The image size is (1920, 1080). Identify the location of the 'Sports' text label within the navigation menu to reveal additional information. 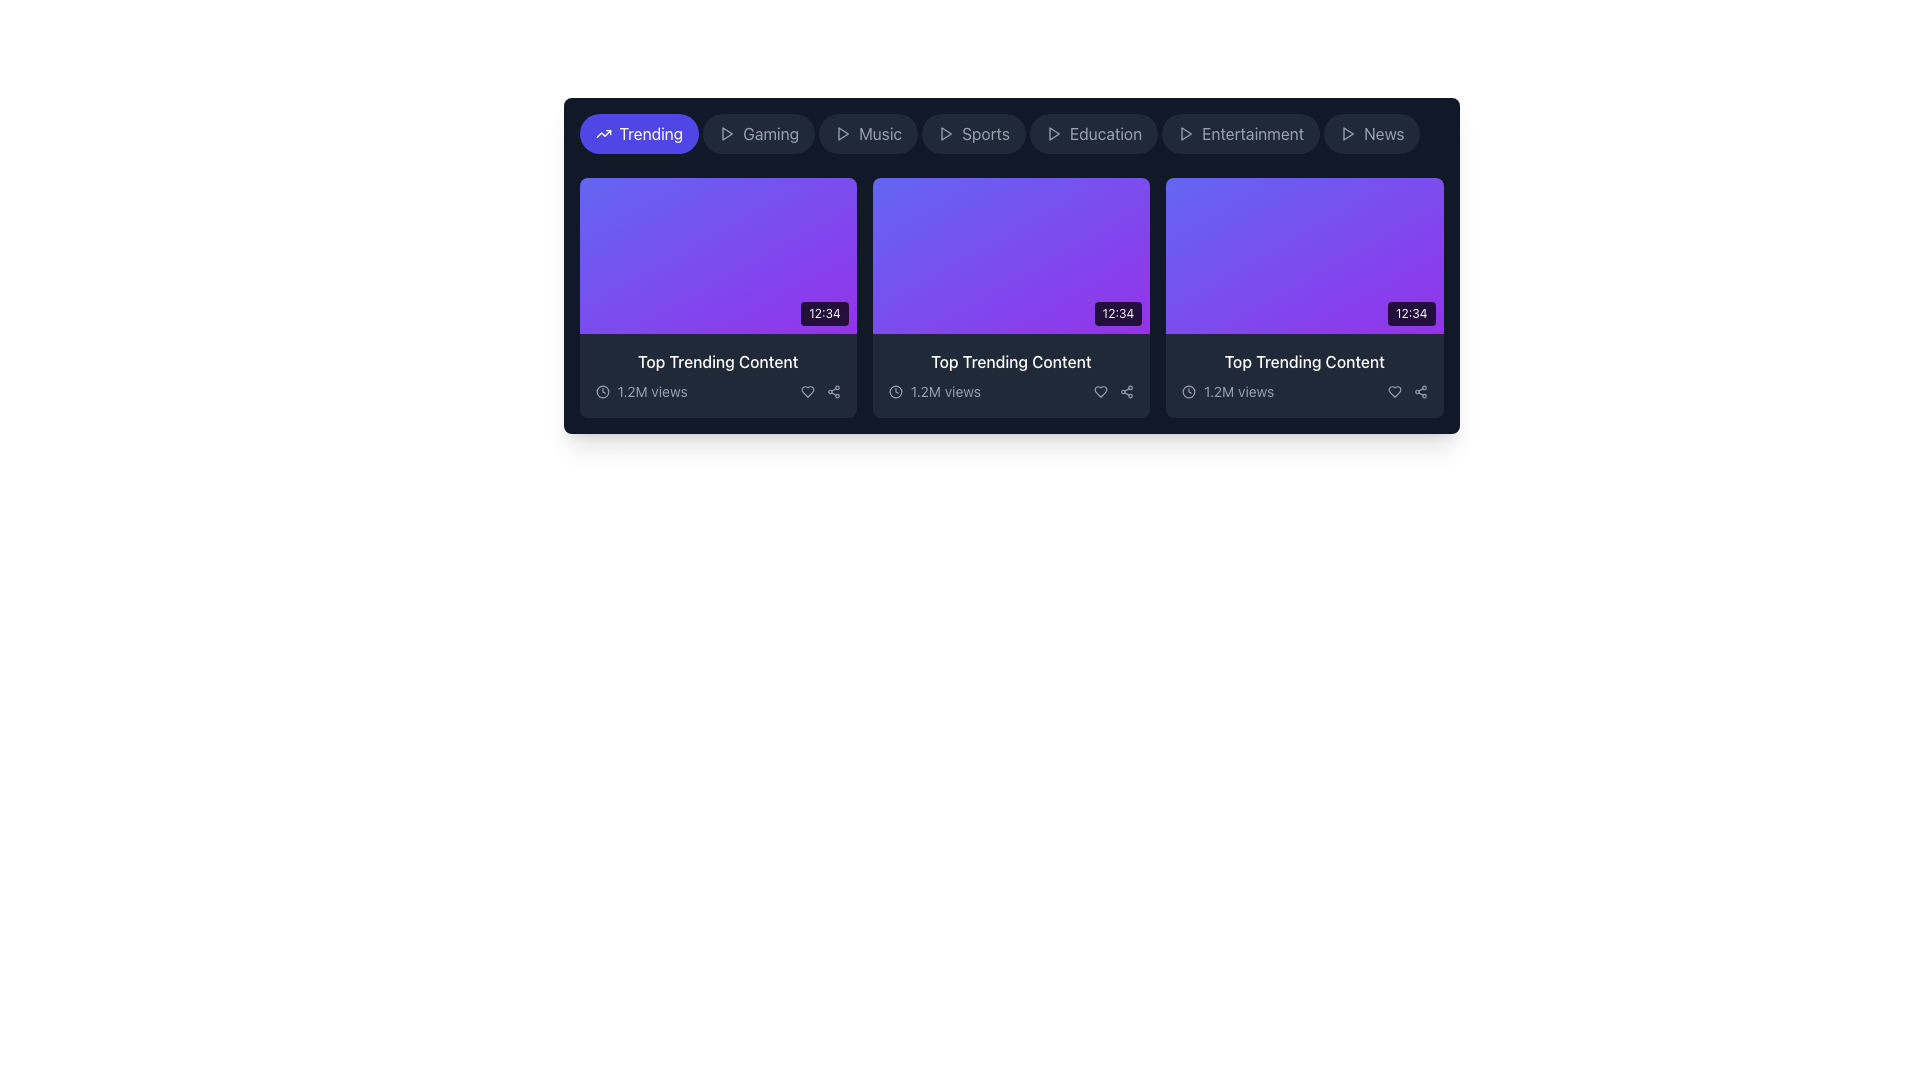
(985, 134).